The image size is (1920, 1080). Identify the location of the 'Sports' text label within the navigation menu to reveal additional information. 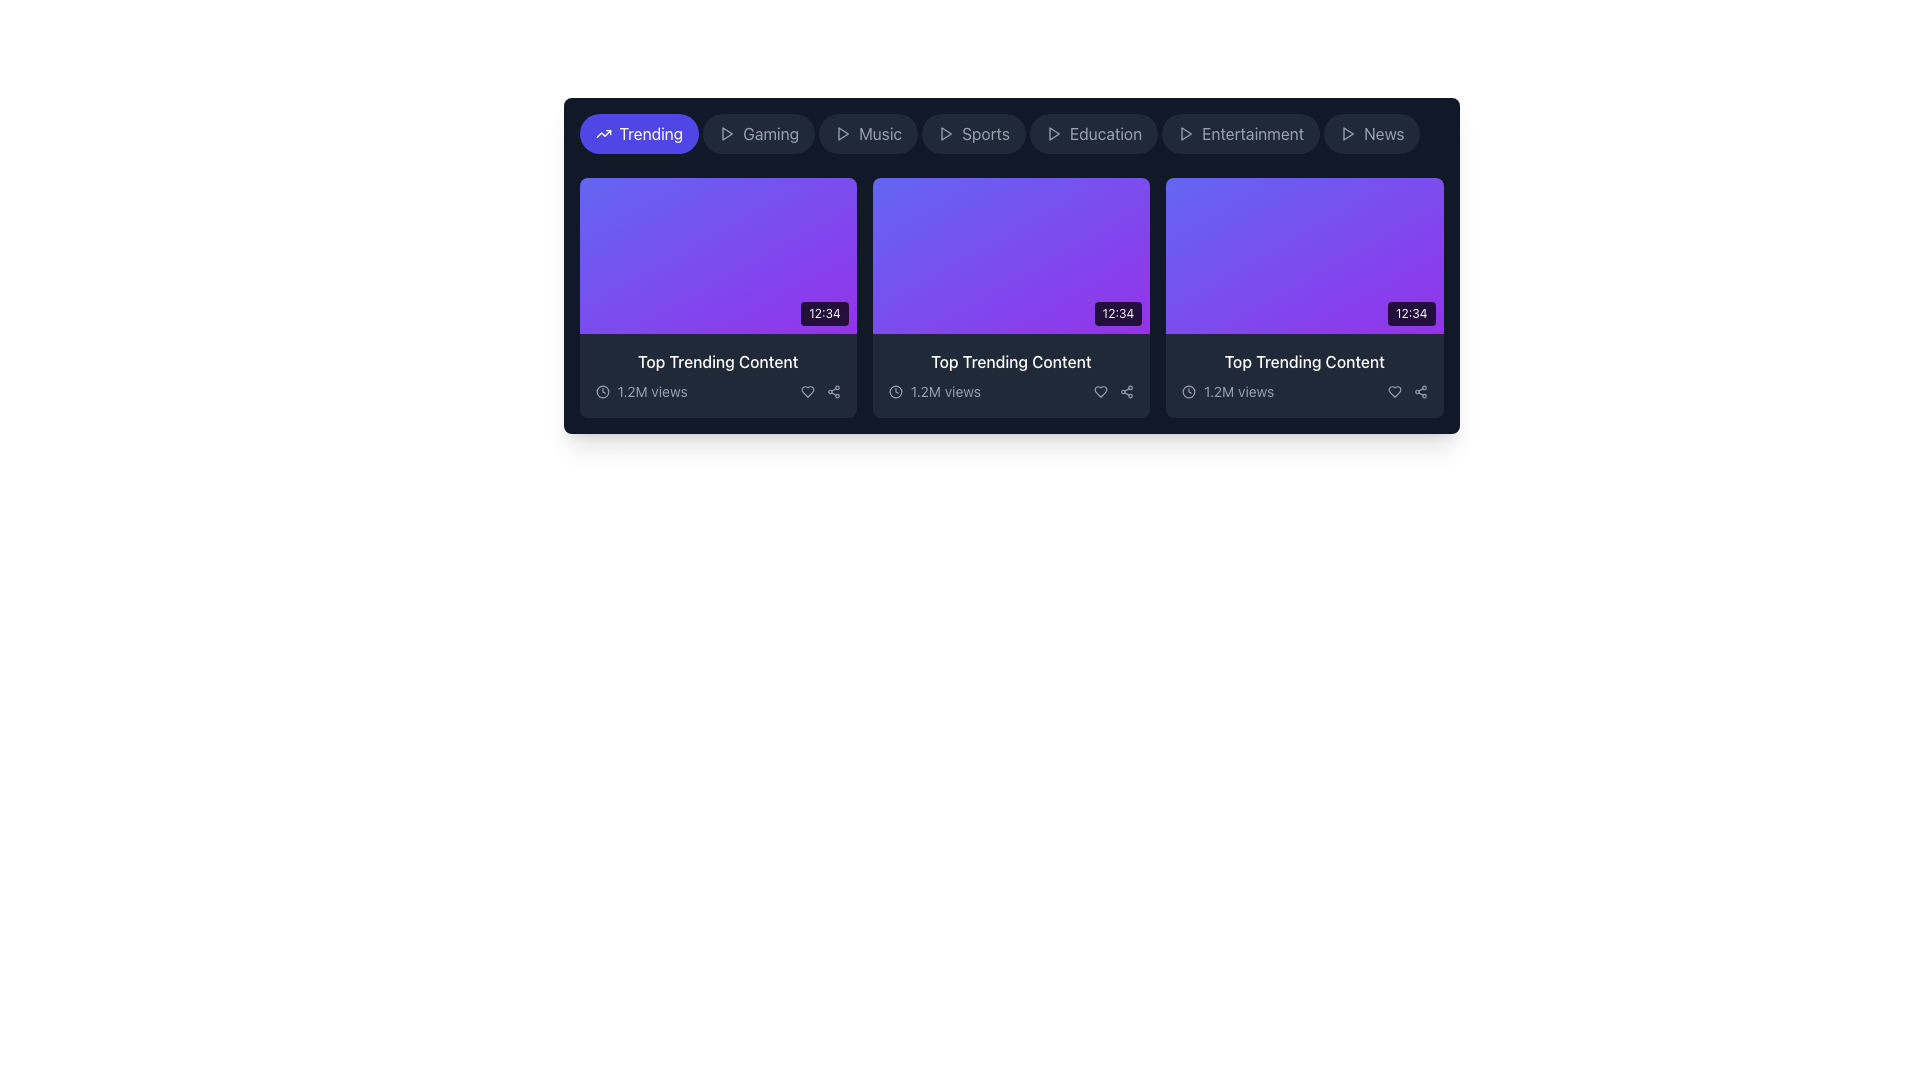
(985, 134).